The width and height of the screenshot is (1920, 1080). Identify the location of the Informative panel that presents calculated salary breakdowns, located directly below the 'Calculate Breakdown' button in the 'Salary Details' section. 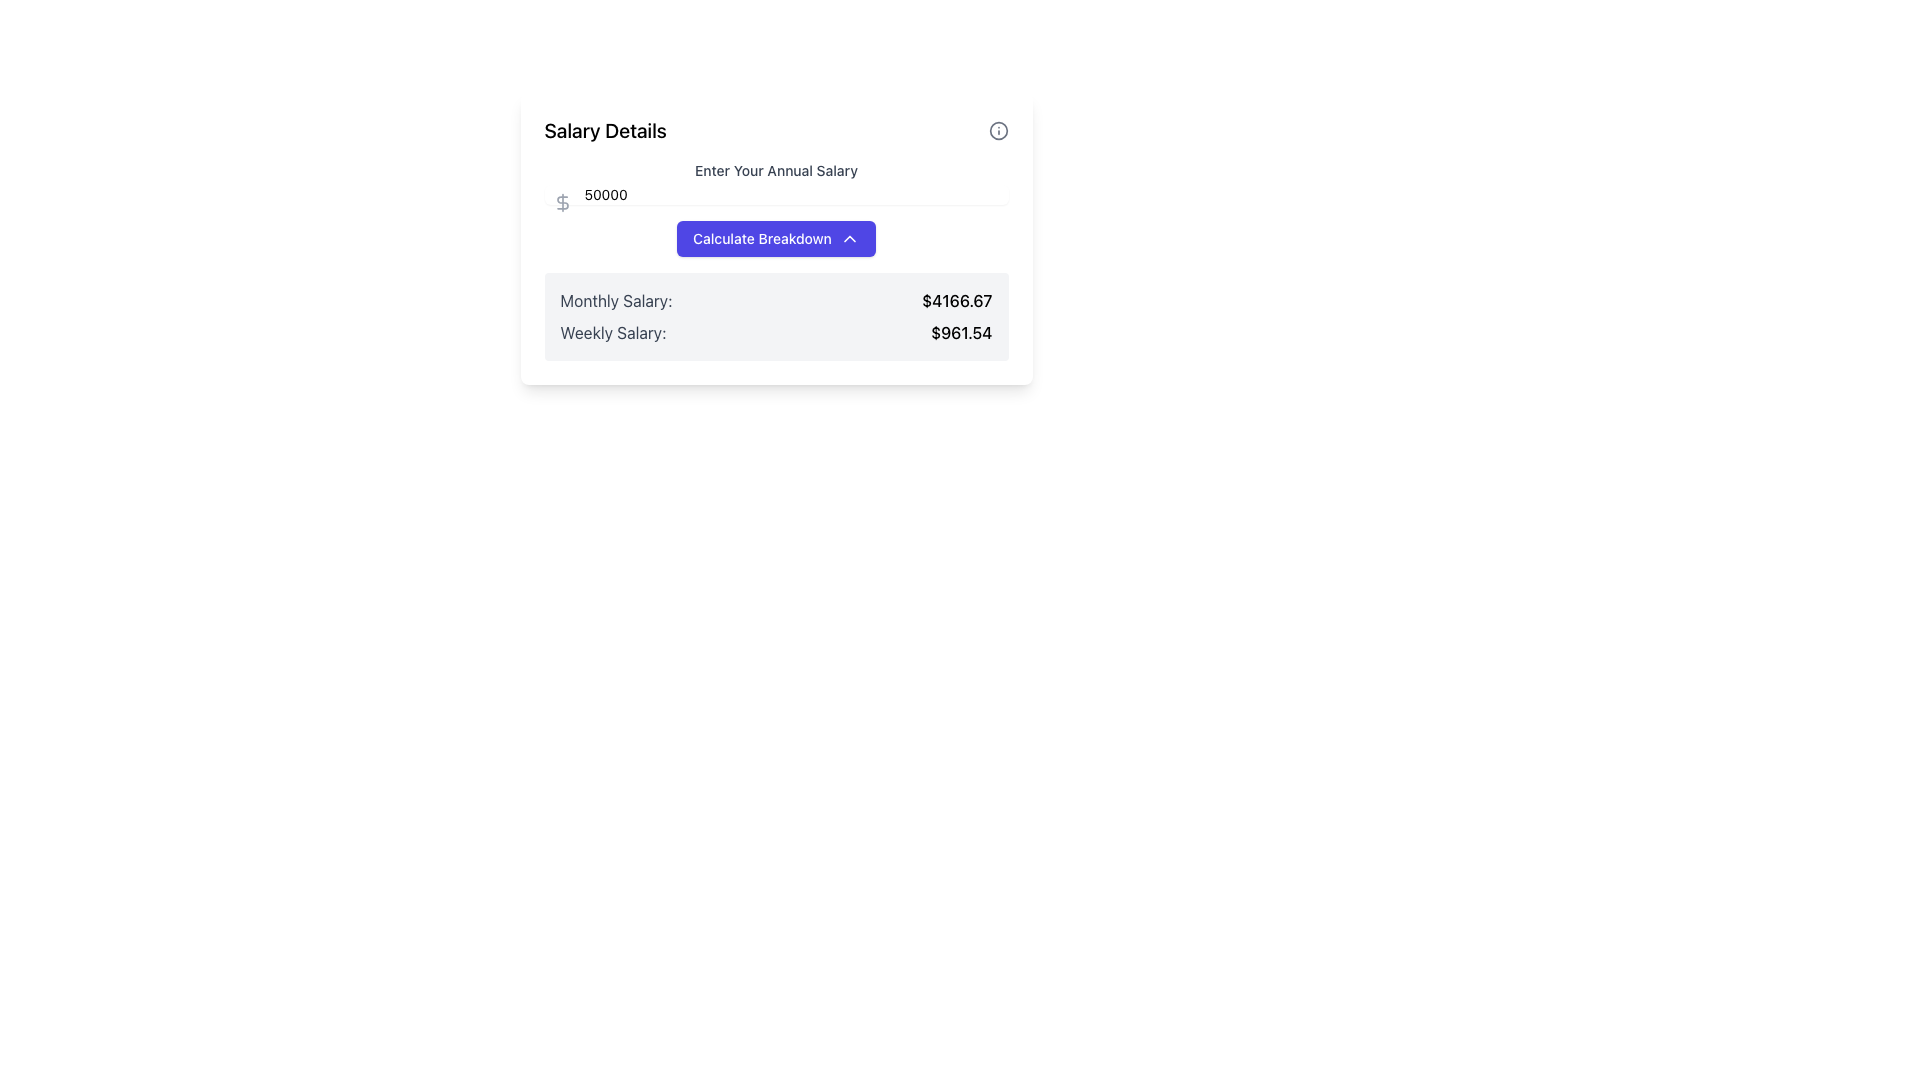
(775, 290).